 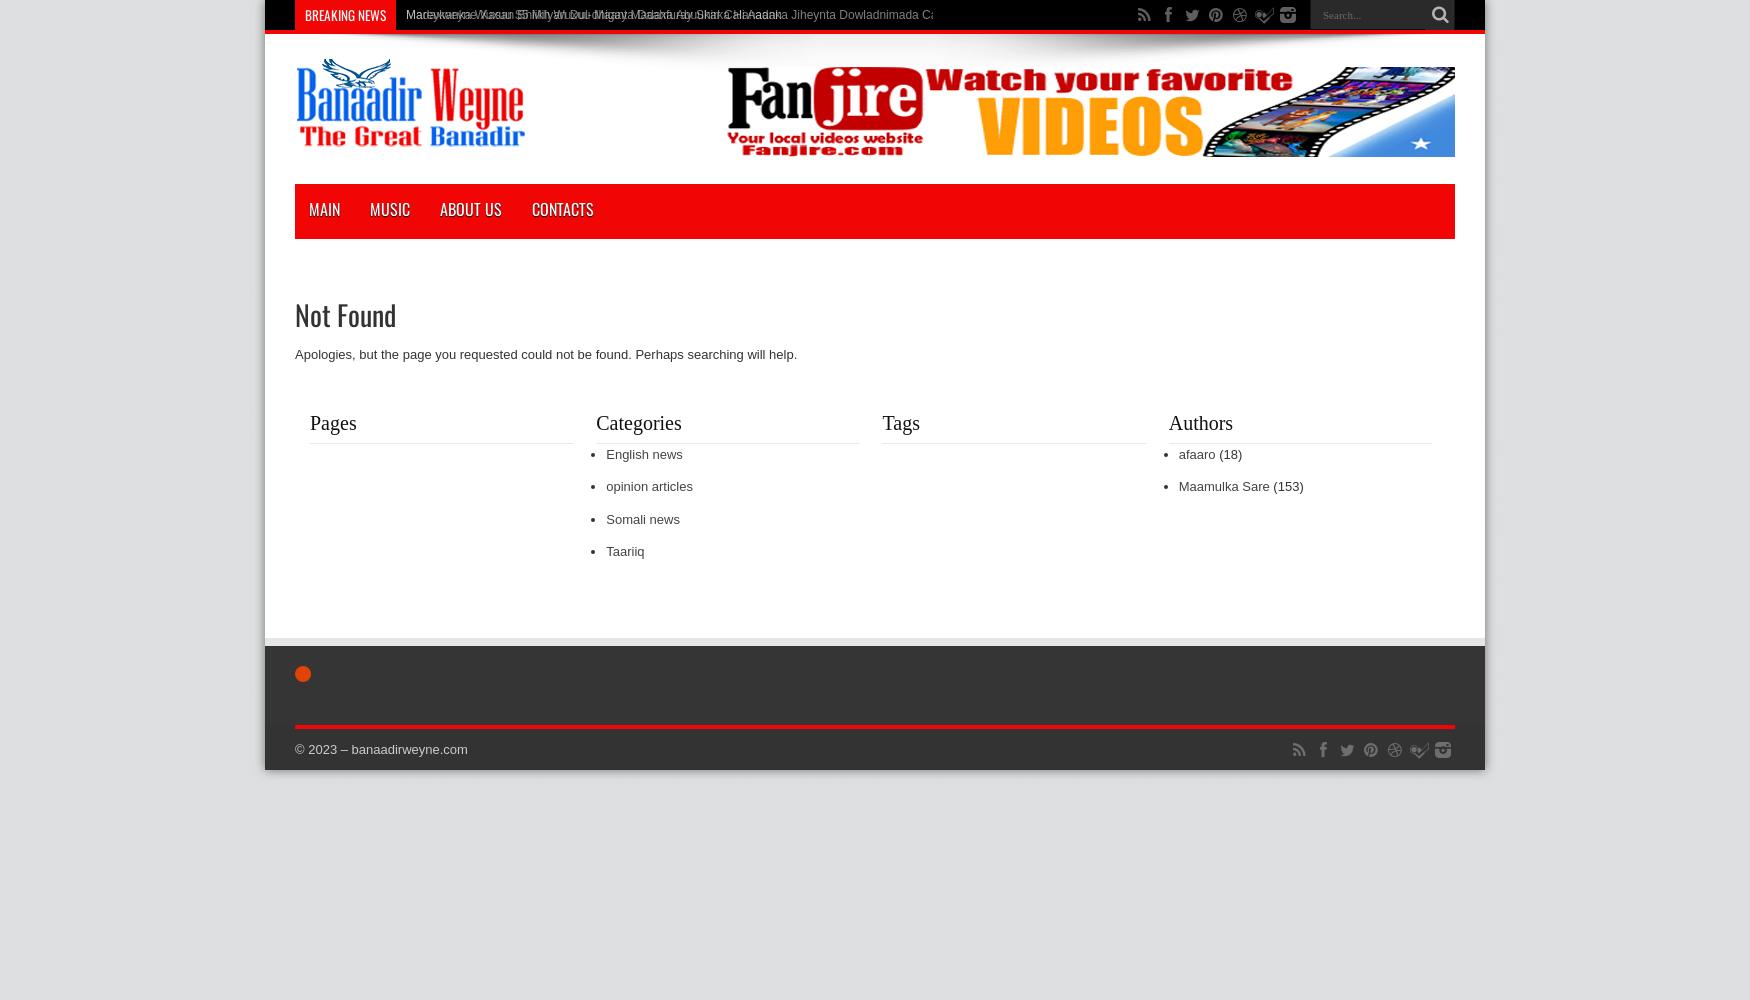 I want to click on 'Taariiq', so click(x=606, y=551).